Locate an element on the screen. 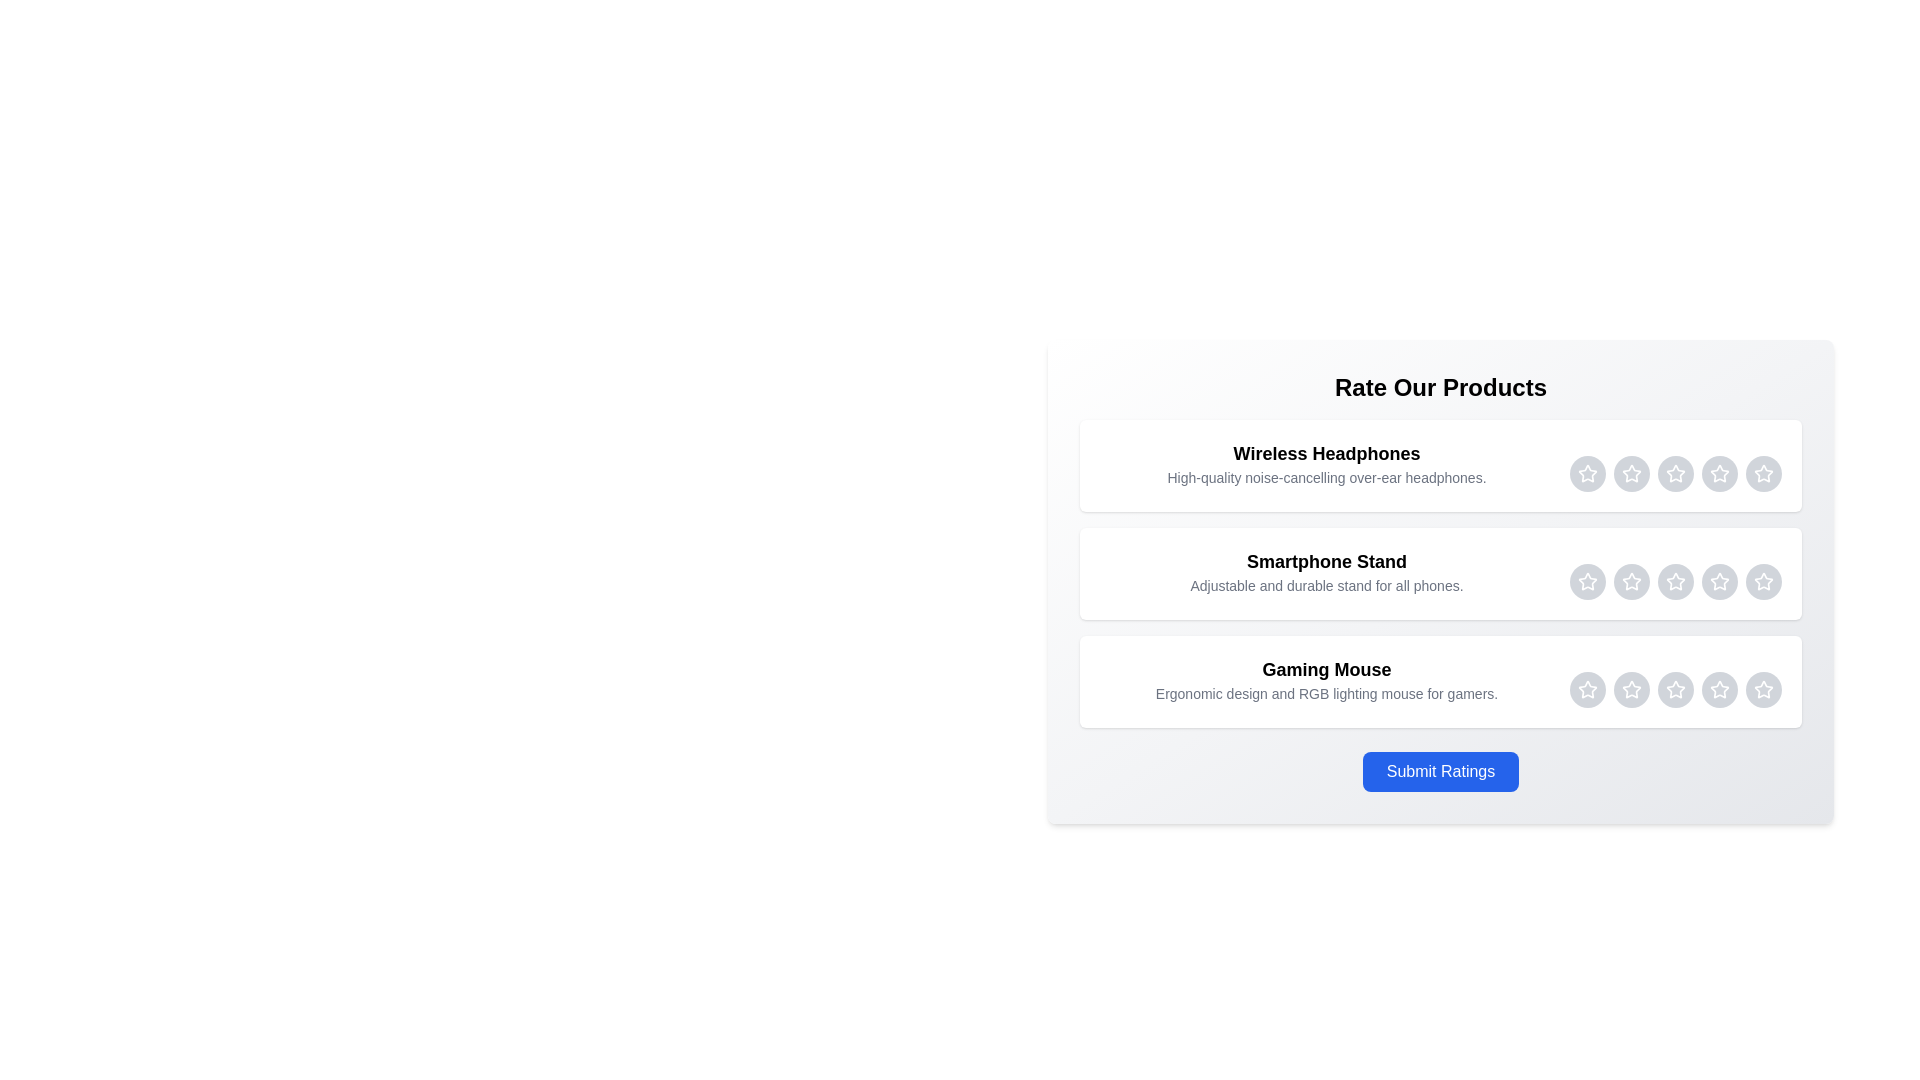 This screenshot has height=1080, width=1920. the Wireless Headphones rating star 3 is located at coordinates (1675, 474).